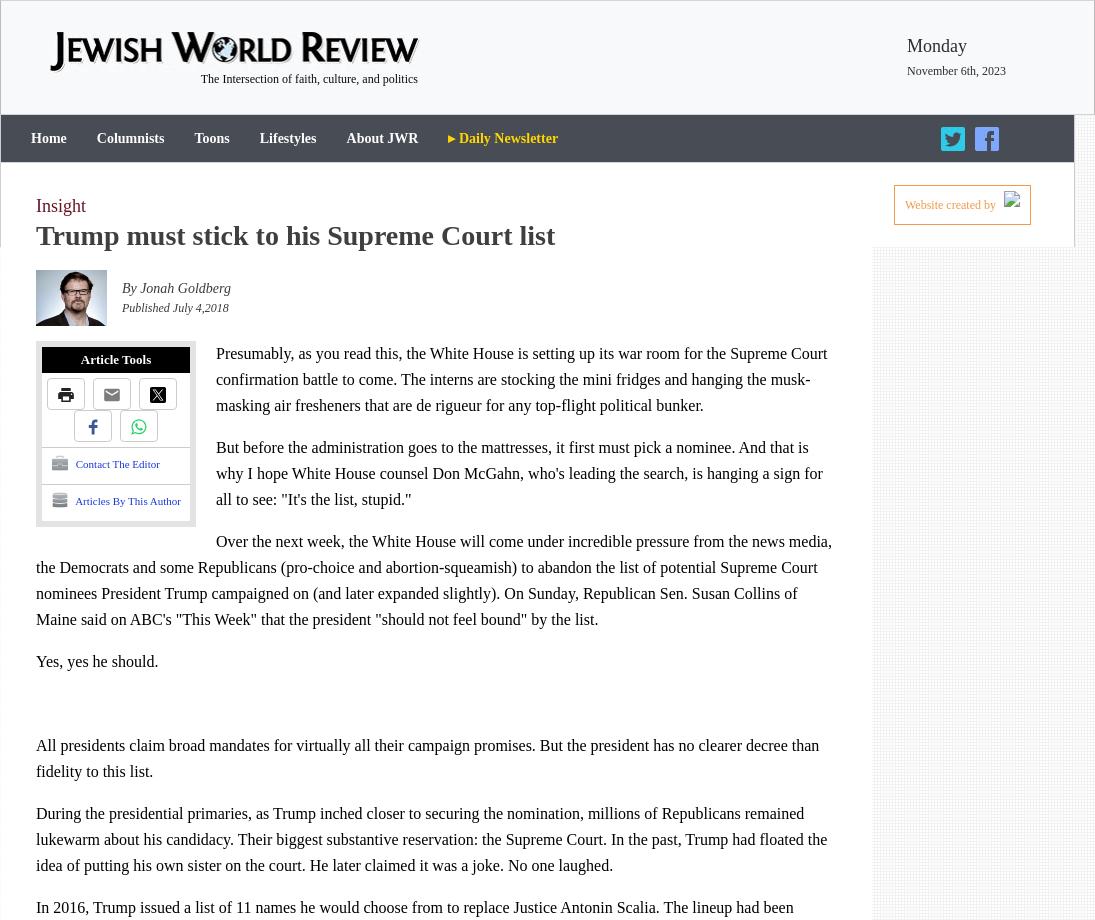 The height and width of the screenshot is (920, 1095). Describe the element at coordinates (114, 358) in the screenshot. I see `'Article Tools'` at that location.